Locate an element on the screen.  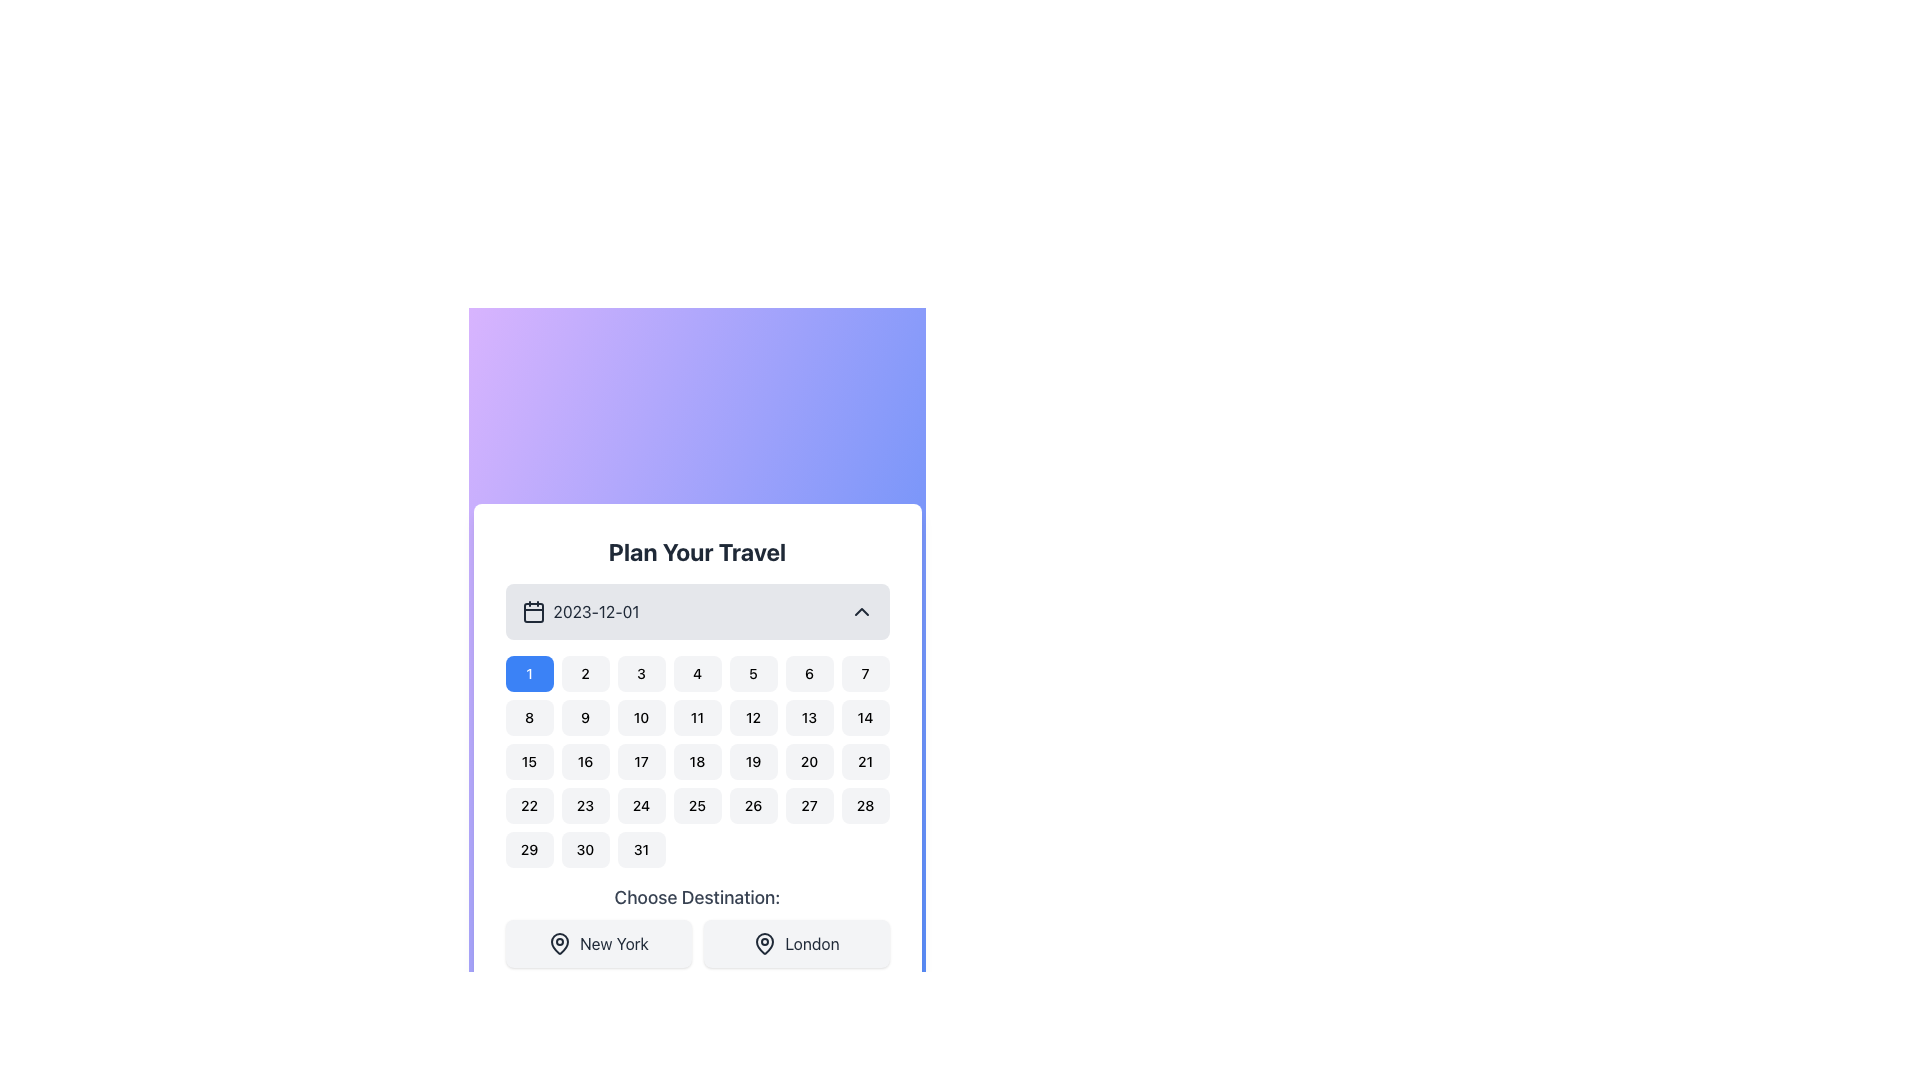
the date selection button for '6' in the date picker interface to observe the hover effect is located at coordinates (809, 674).